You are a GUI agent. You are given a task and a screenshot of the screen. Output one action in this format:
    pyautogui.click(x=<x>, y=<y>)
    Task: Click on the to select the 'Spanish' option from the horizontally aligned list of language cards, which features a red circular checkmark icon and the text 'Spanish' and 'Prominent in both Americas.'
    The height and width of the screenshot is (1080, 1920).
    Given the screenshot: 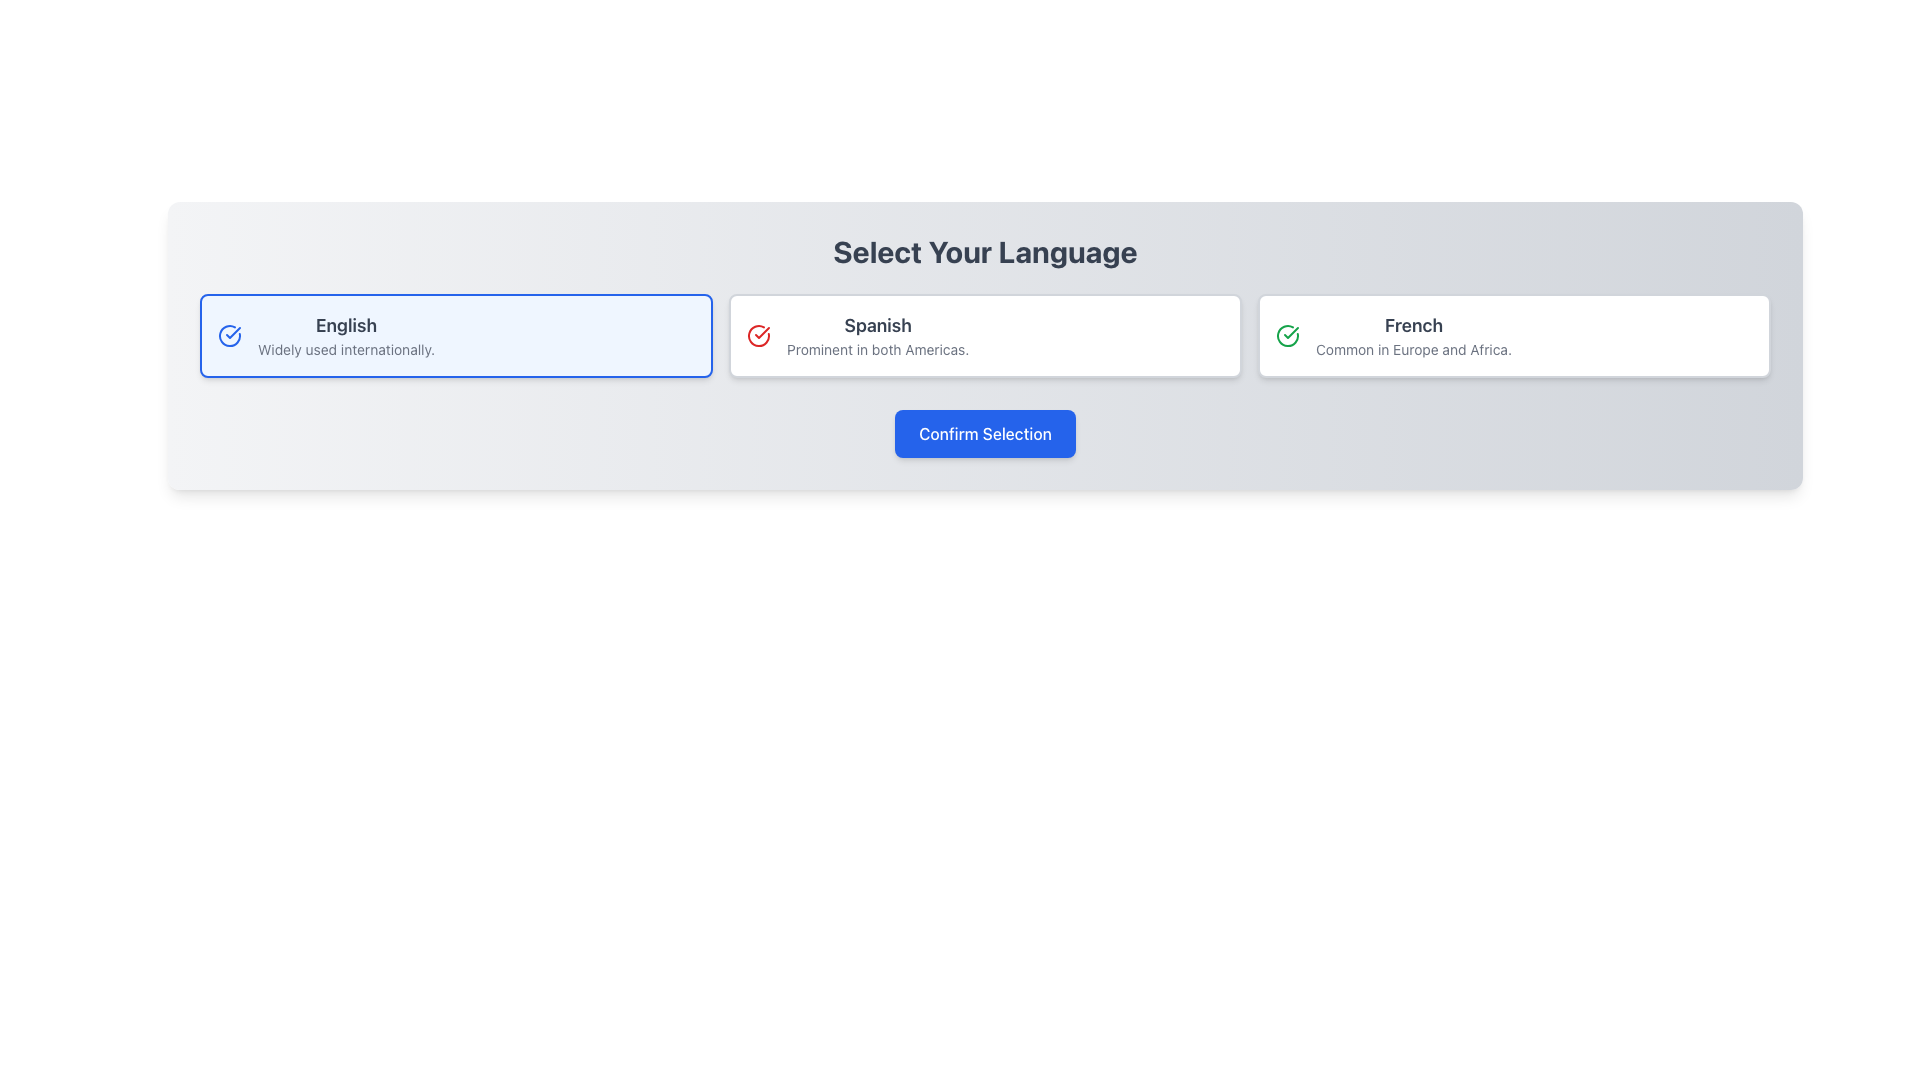 What is the action you would take?
    pyautogui.click(x=985, y=334)
    